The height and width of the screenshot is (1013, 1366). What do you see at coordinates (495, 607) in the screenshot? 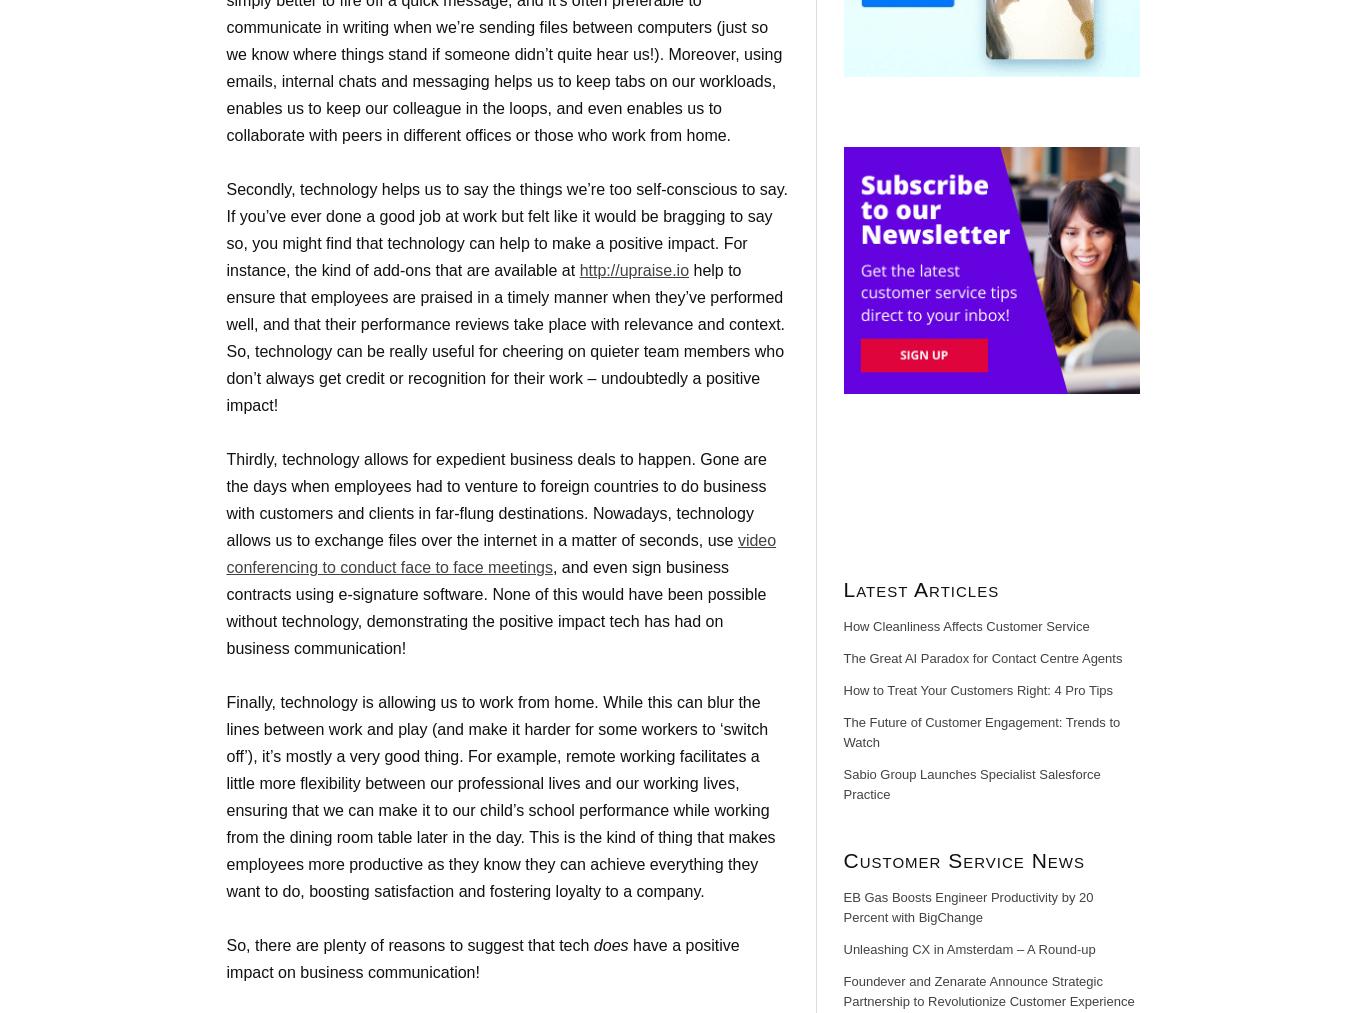
I see `', and even sign business contracts using e-signature software. None of this would have been possible without technology, demonstrating the positive impact tech has had on business communication!'` at bounding box center [495, 607].